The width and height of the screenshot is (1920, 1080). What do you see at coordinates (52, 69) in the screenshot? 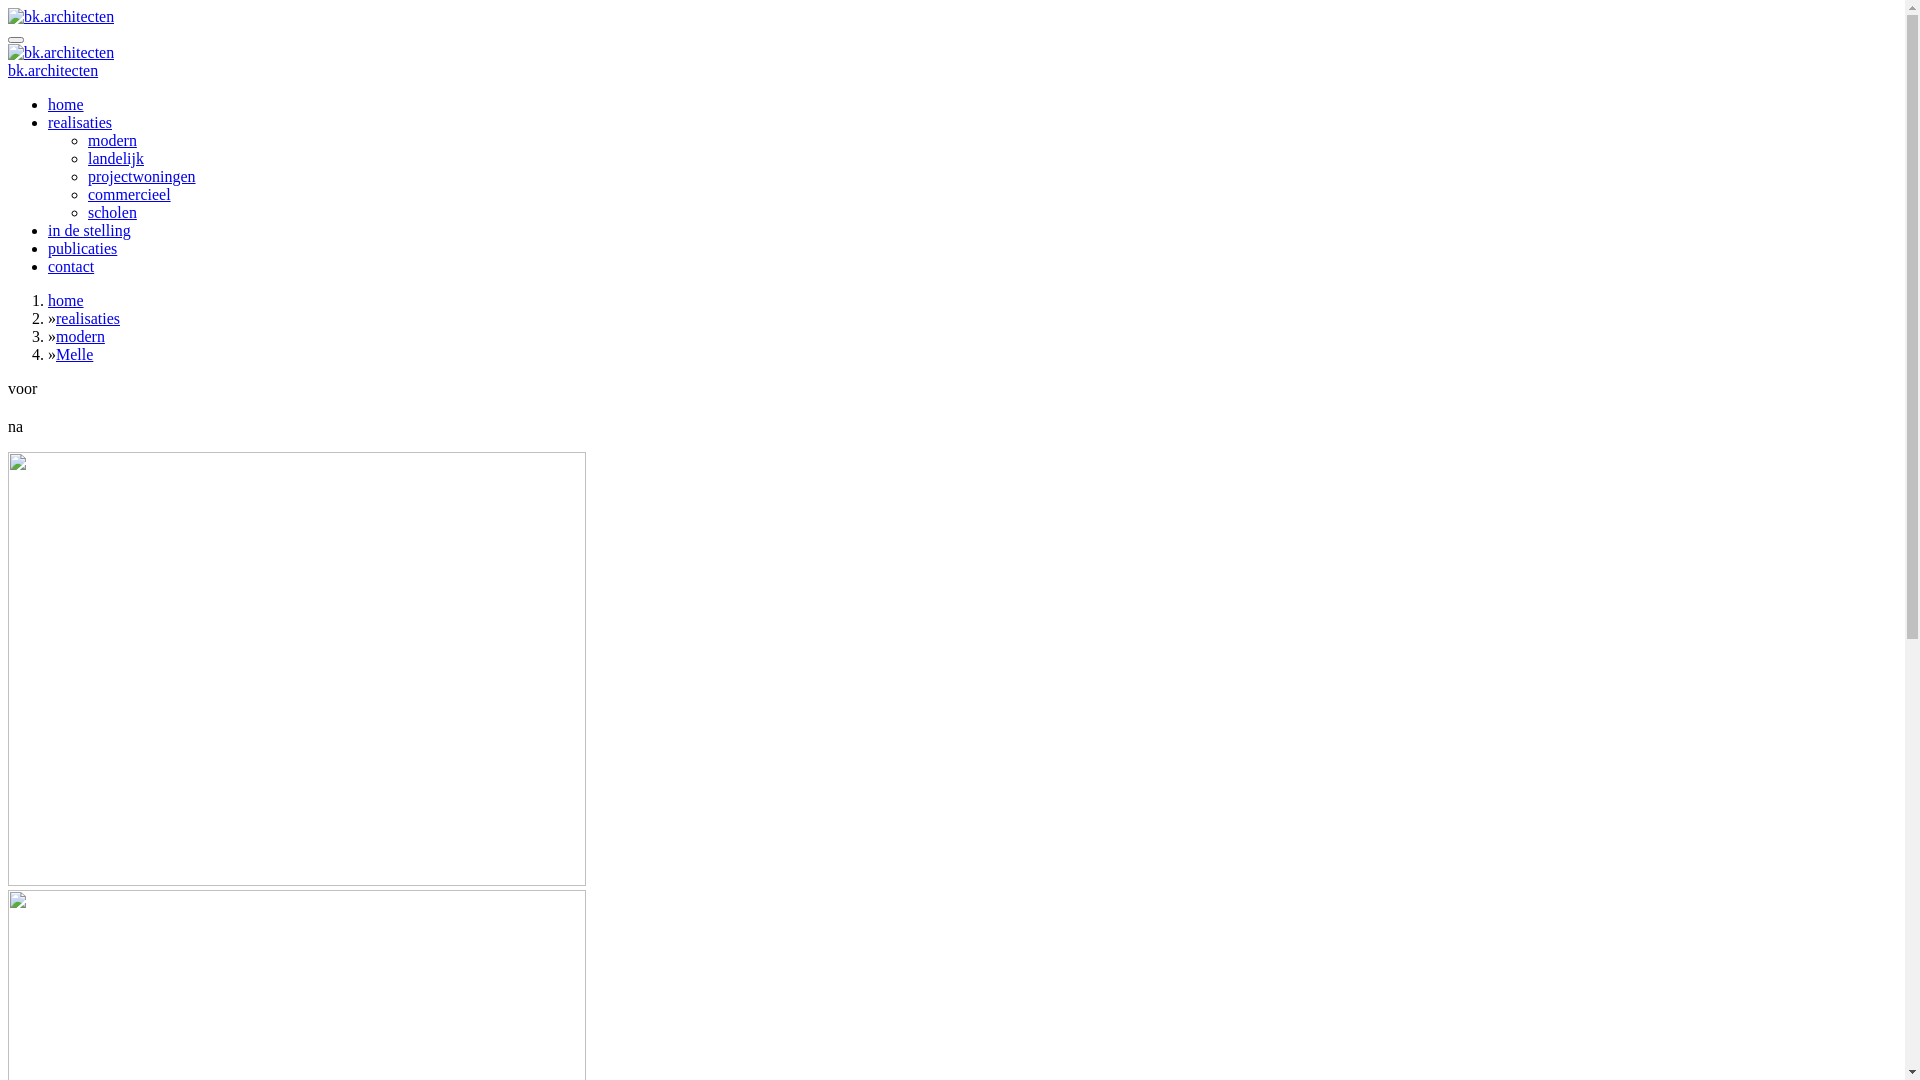
I see `'bk.architecten'` at bounding box center [52, 69].